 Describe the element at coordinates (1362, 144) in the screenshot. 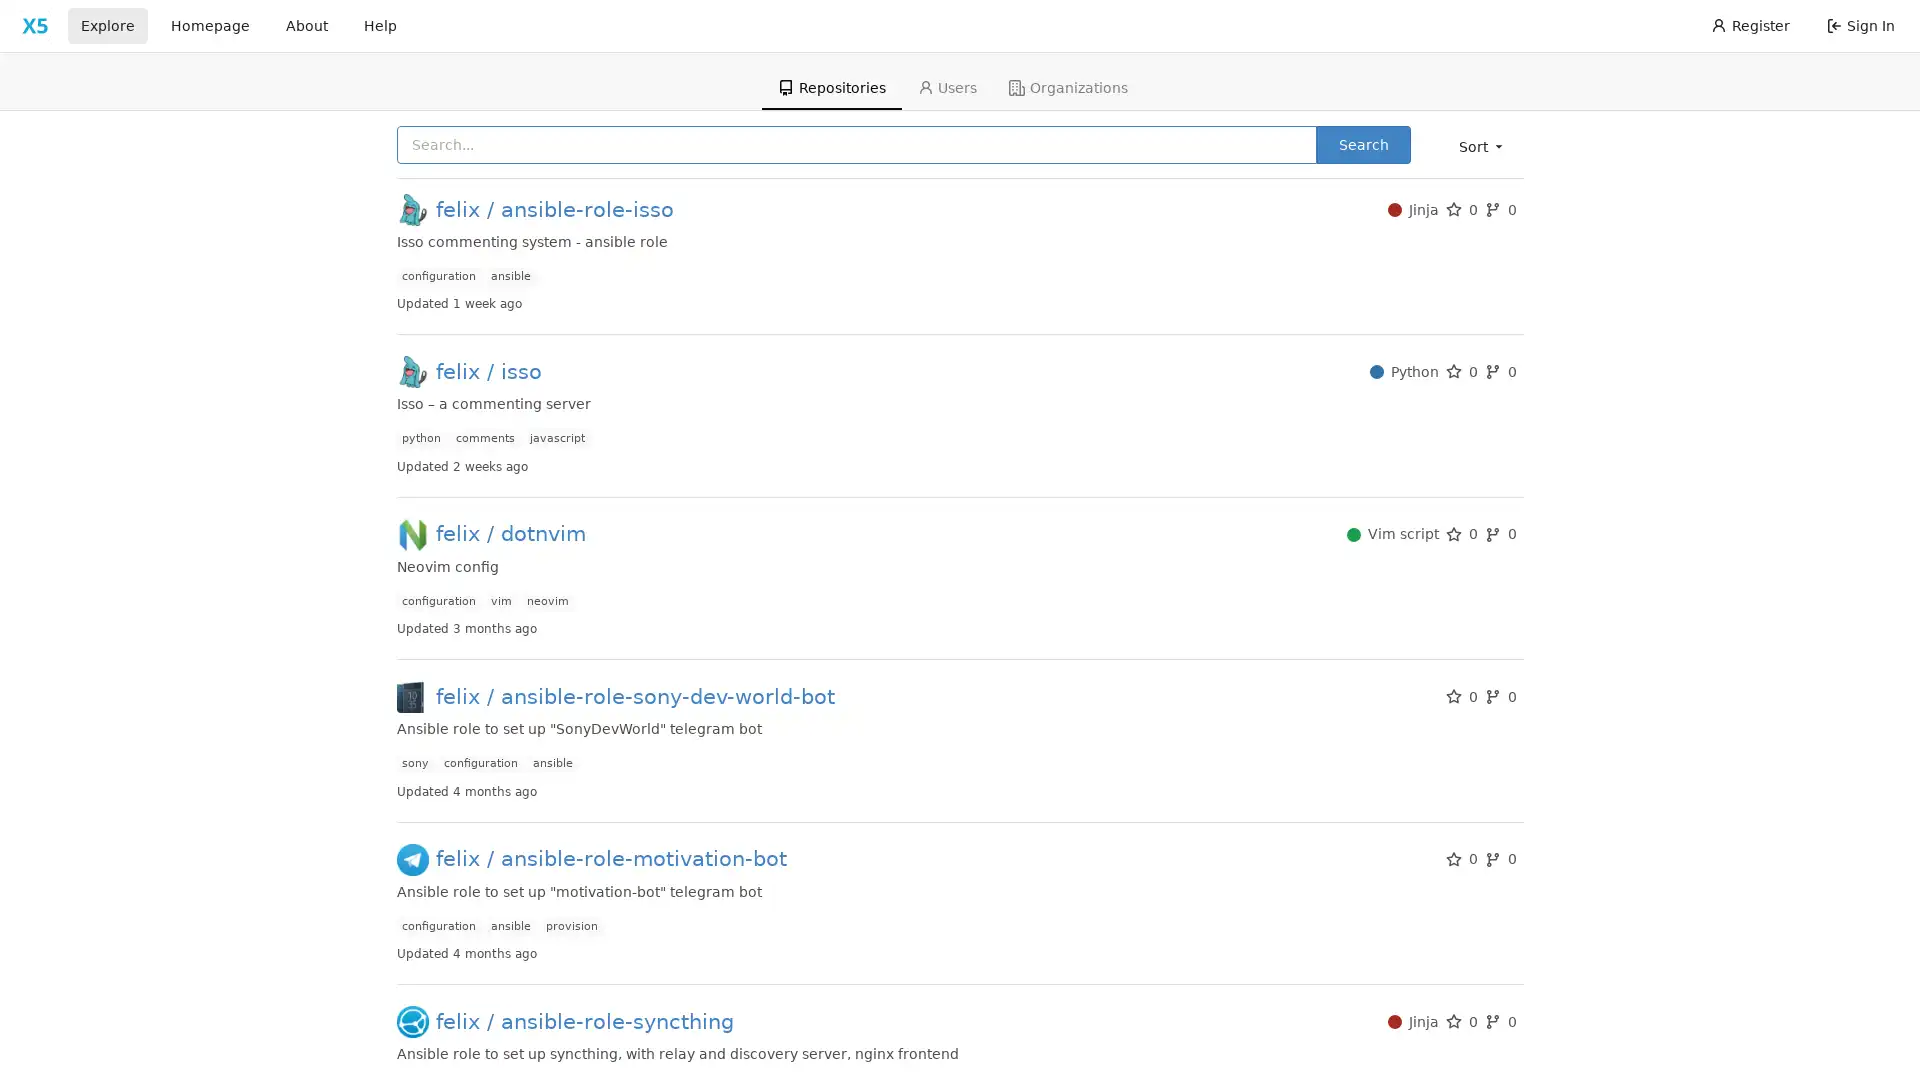

I see `Search` at that location.